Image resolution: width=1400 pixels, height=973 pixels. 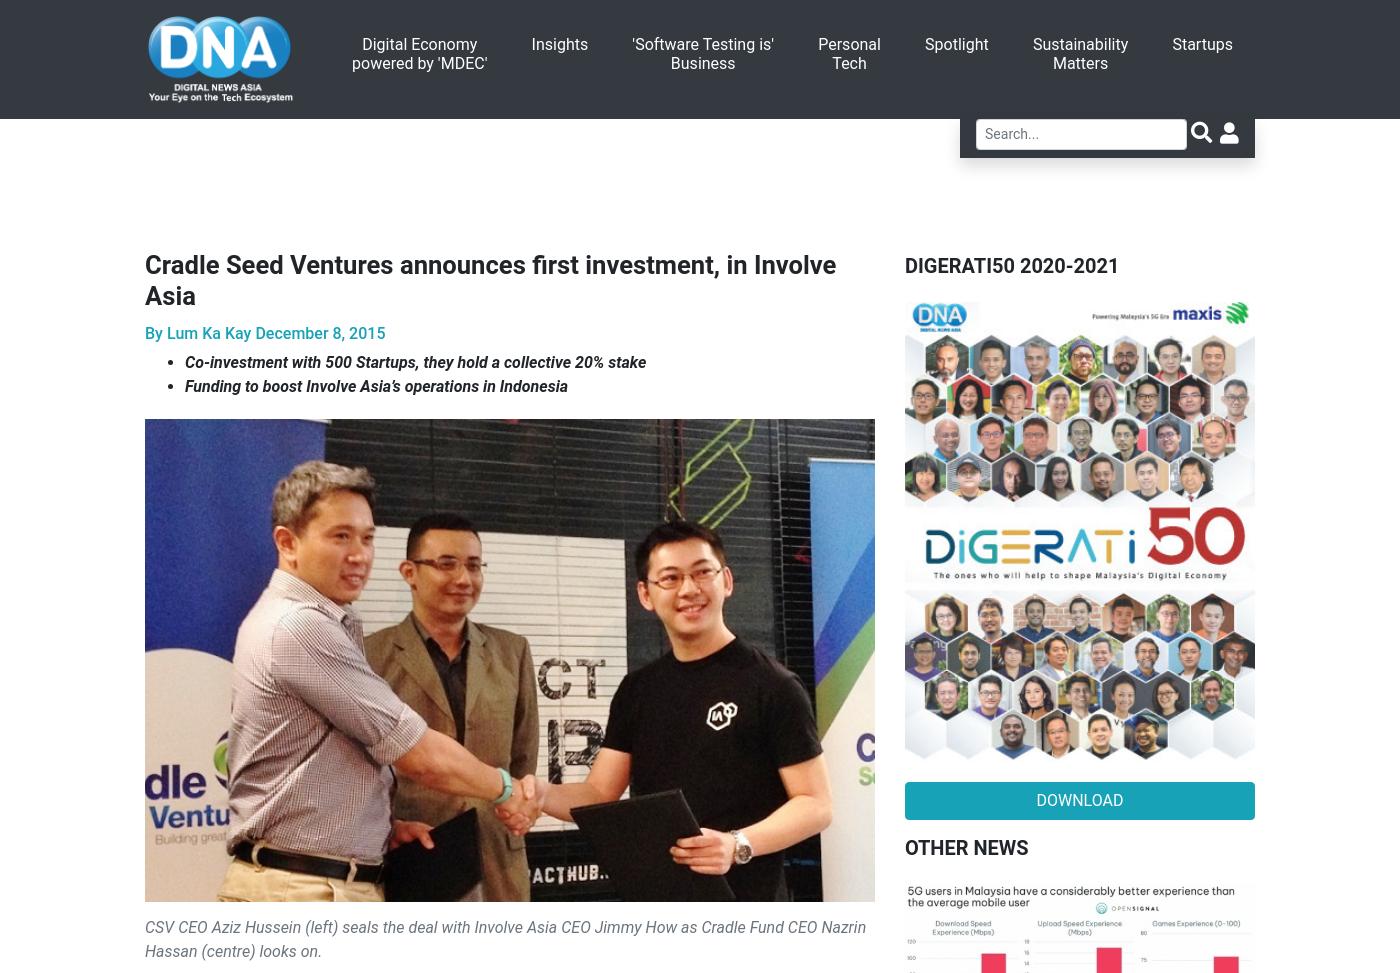 What do you see at coordinates (505, 937) in the screenshot?
I see `'CSV CEO Aziz Hussein (left) seals the deal with Involve Asia CEO Jimmy How as Cradle Fund CEO Nazrin Hassan (centre) looks on.'` at bounding box center [505, 937].